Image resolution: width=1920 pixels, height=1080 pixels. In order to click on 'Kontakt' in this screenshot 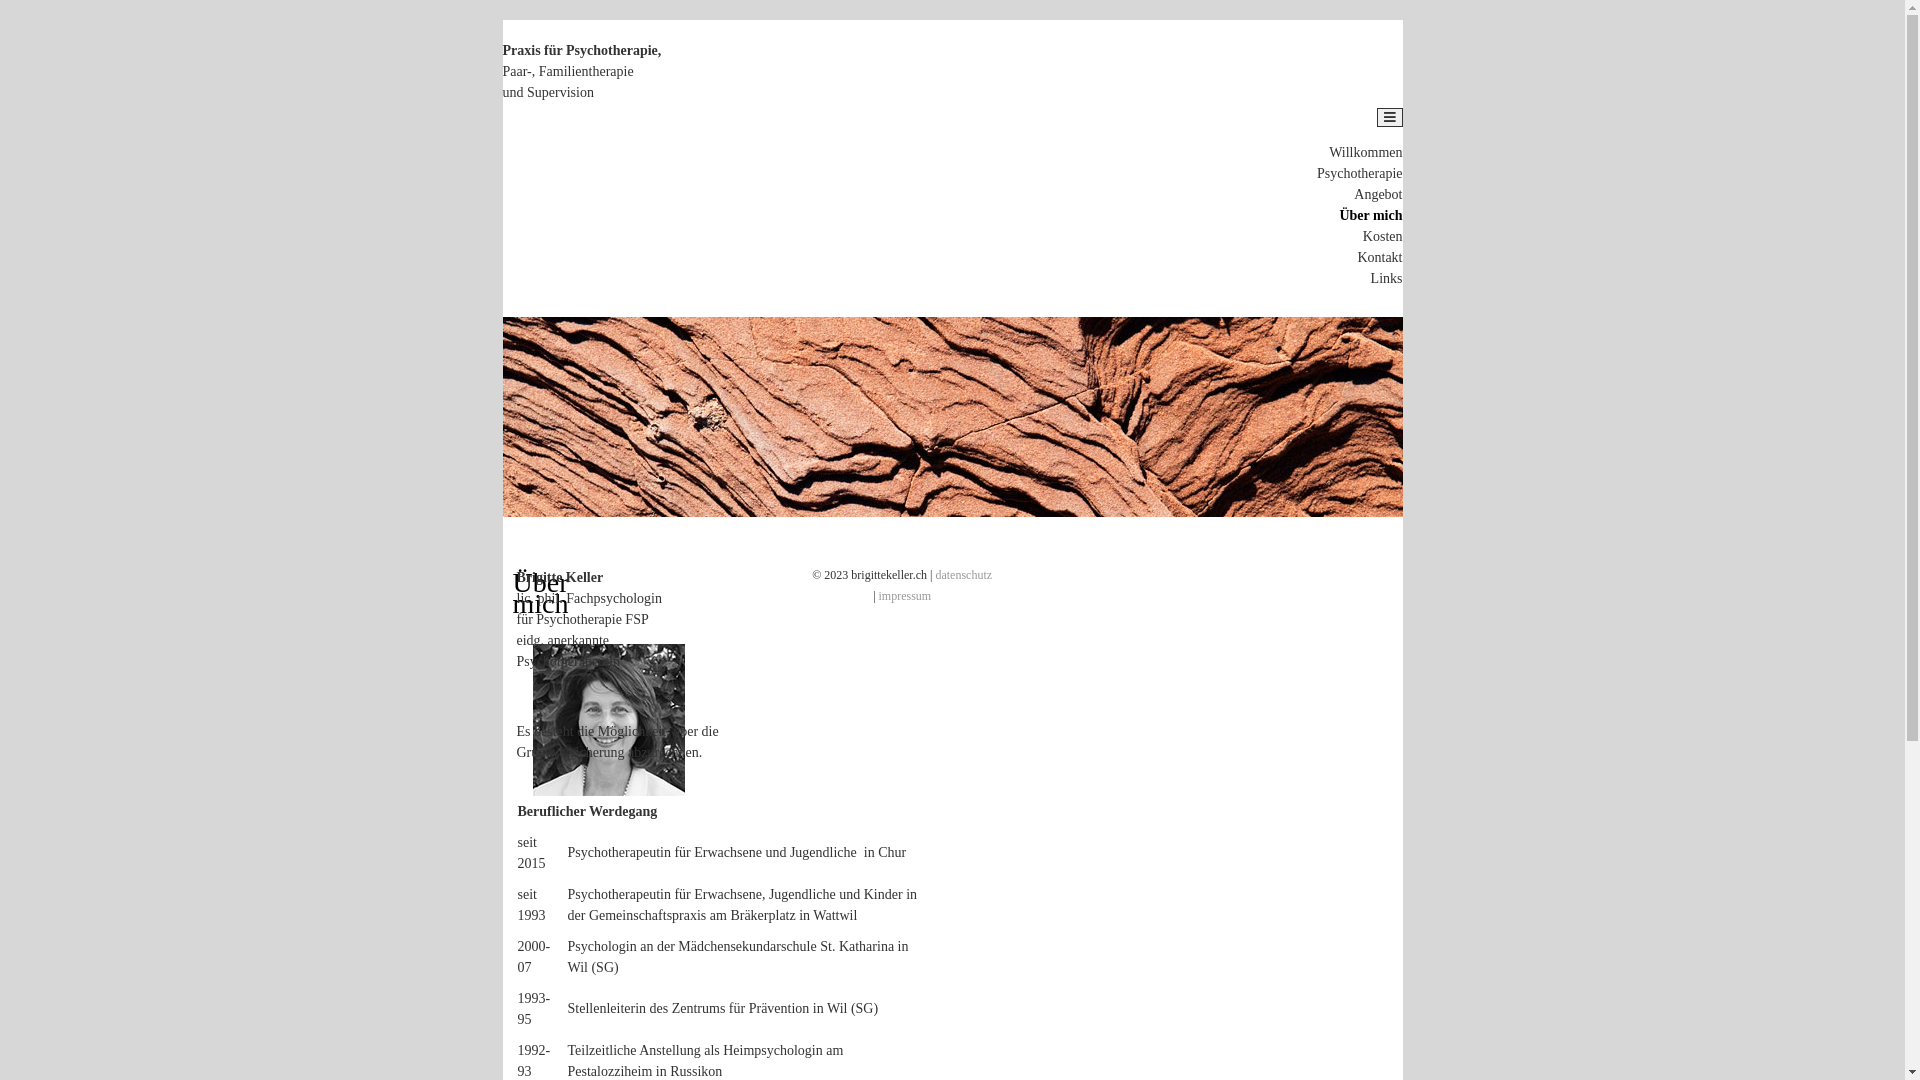, I will do `click(1378, 256)`.